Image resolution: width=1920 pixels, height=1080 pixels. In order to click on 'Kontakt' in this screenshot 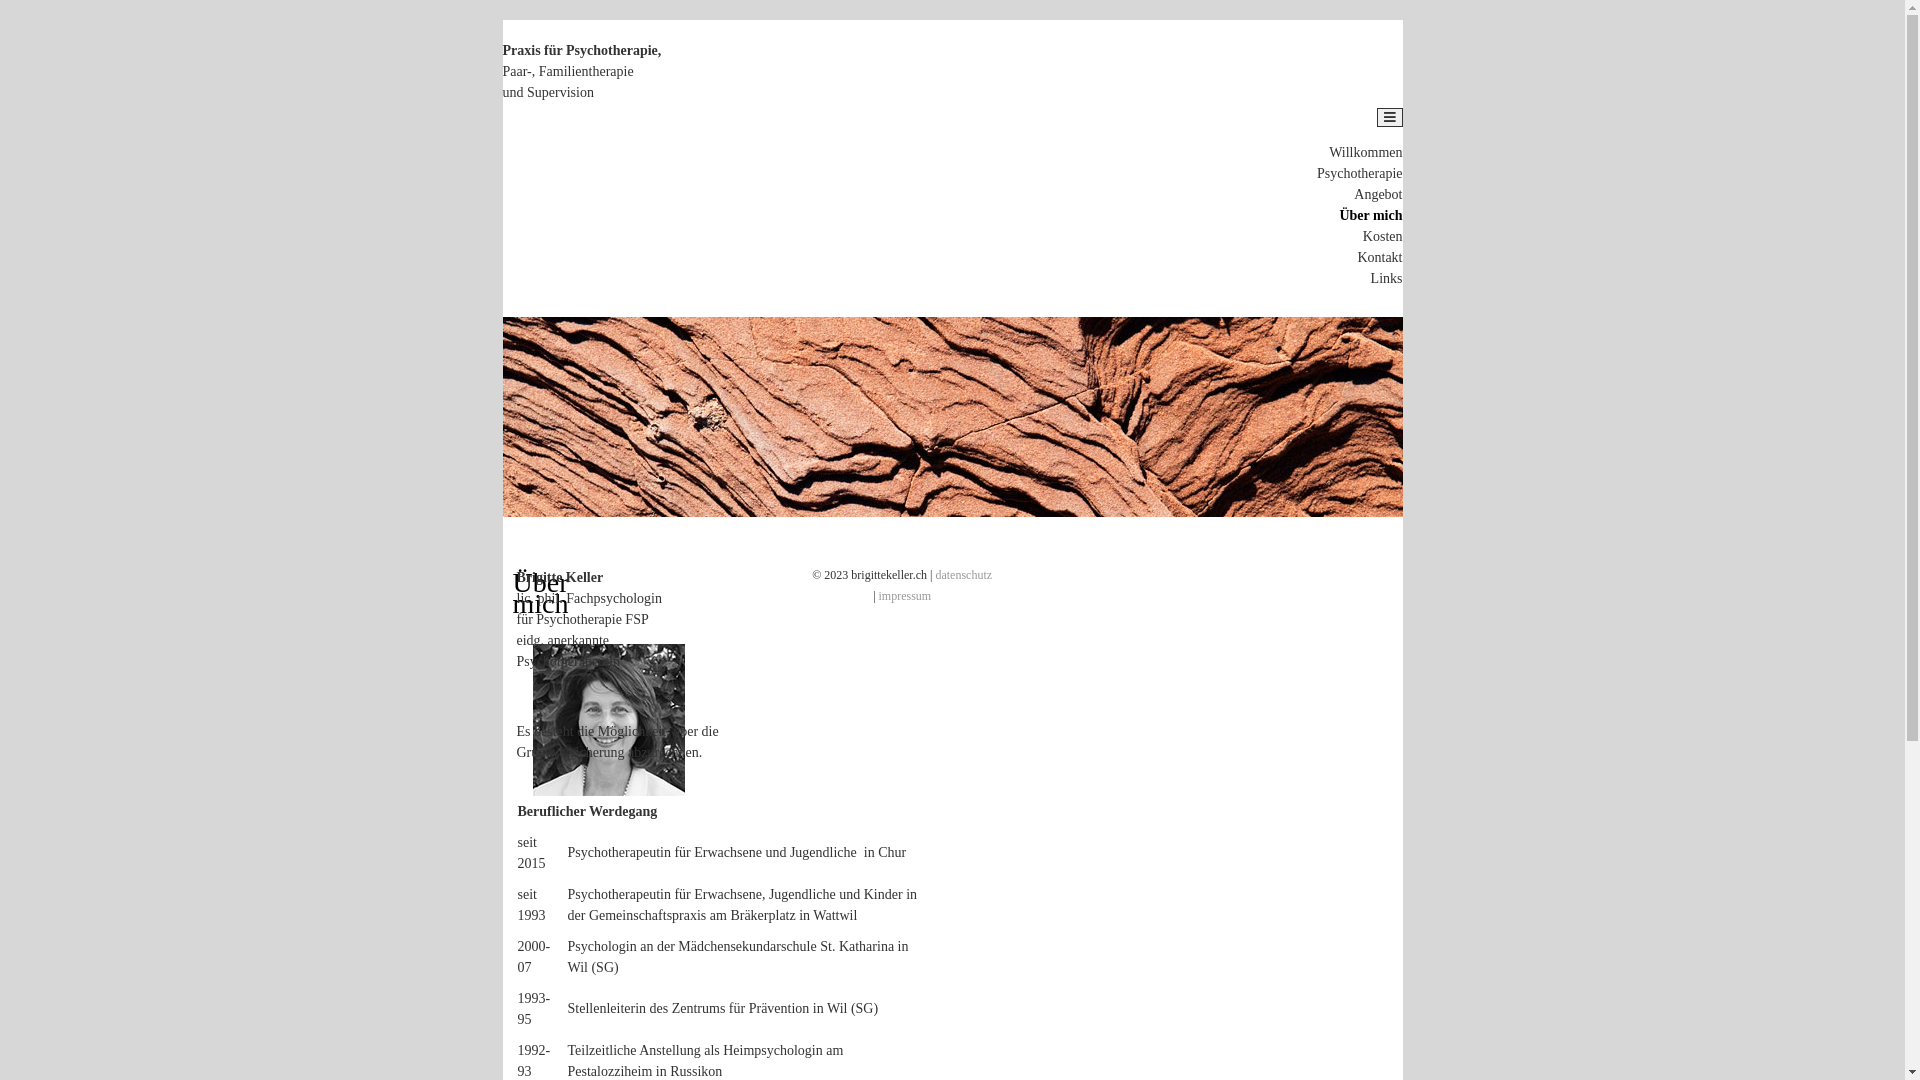, I will do `click(1378, 256)`.